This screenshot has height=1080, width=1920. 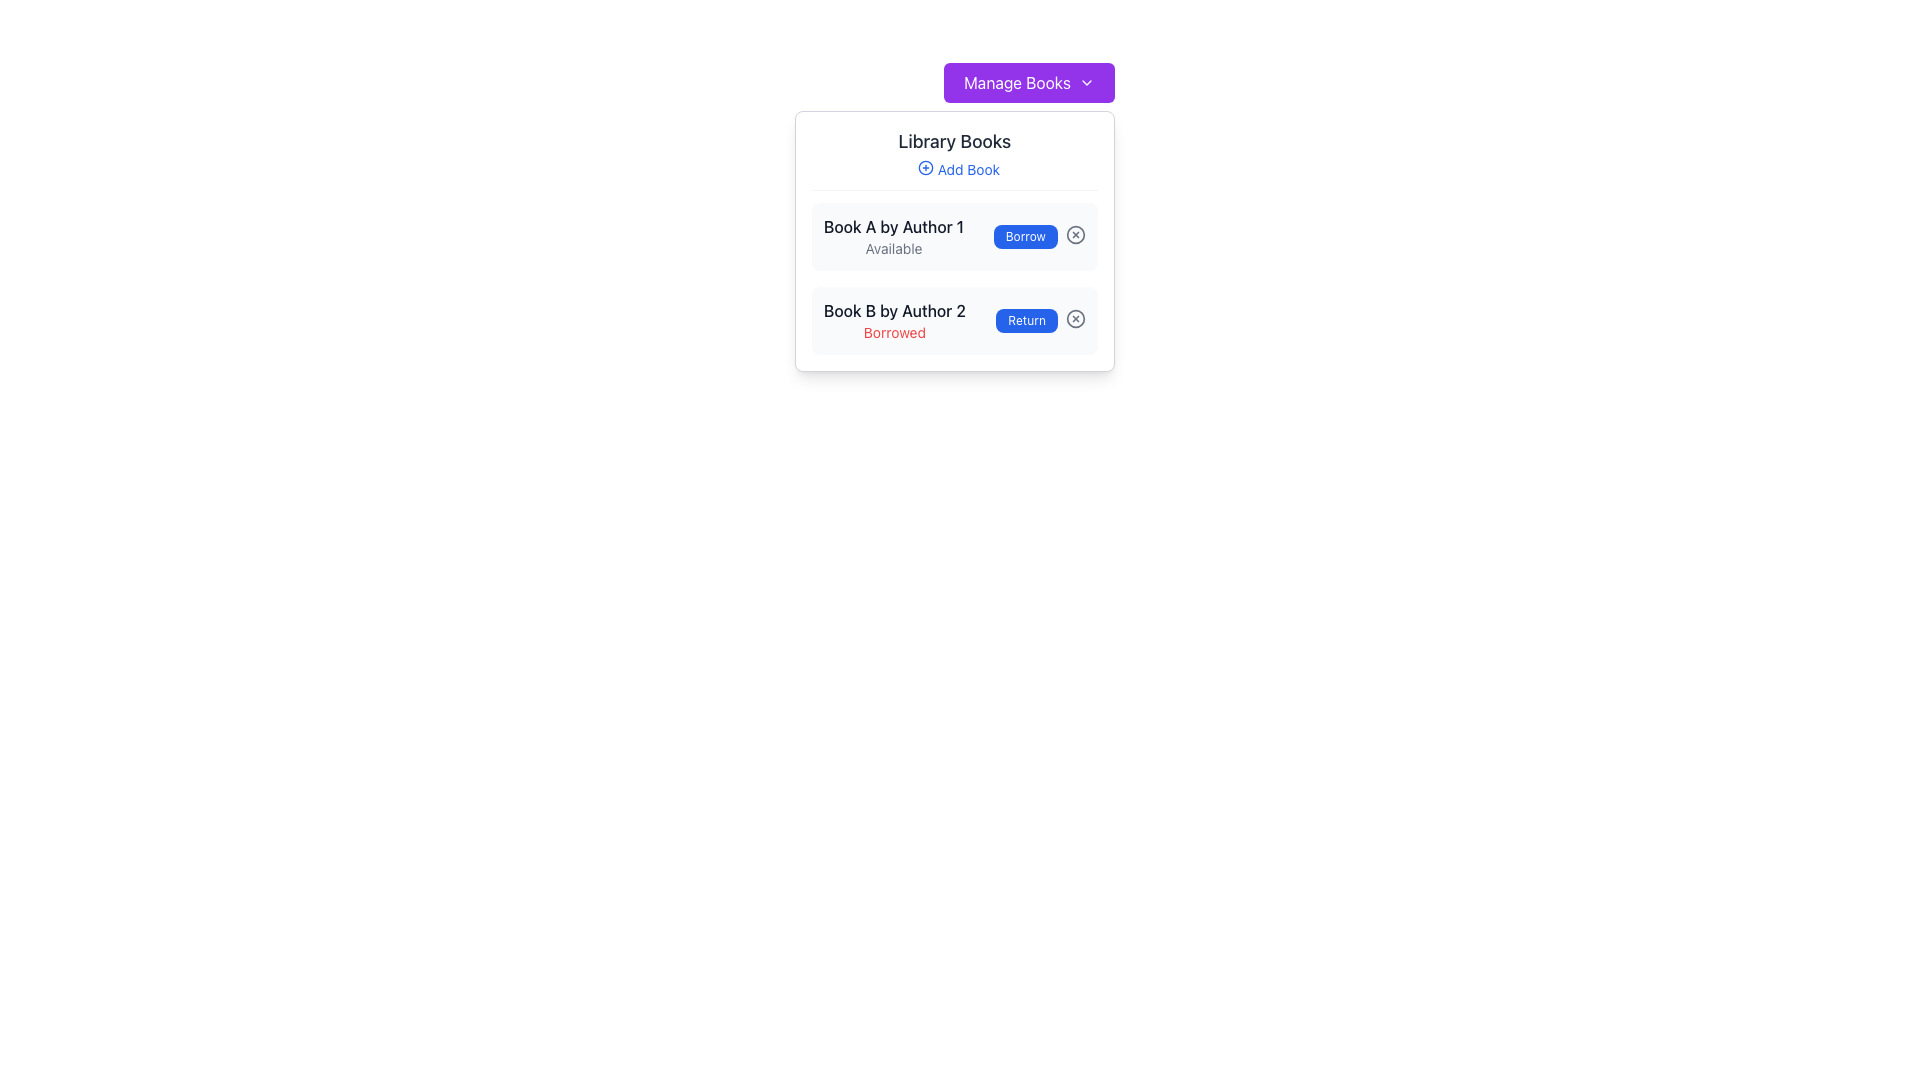 I want to click on the circular 'Return' icon associated with 'Book B by Author 2' in the 'Library Books' section, so click(x=1074, y=318).